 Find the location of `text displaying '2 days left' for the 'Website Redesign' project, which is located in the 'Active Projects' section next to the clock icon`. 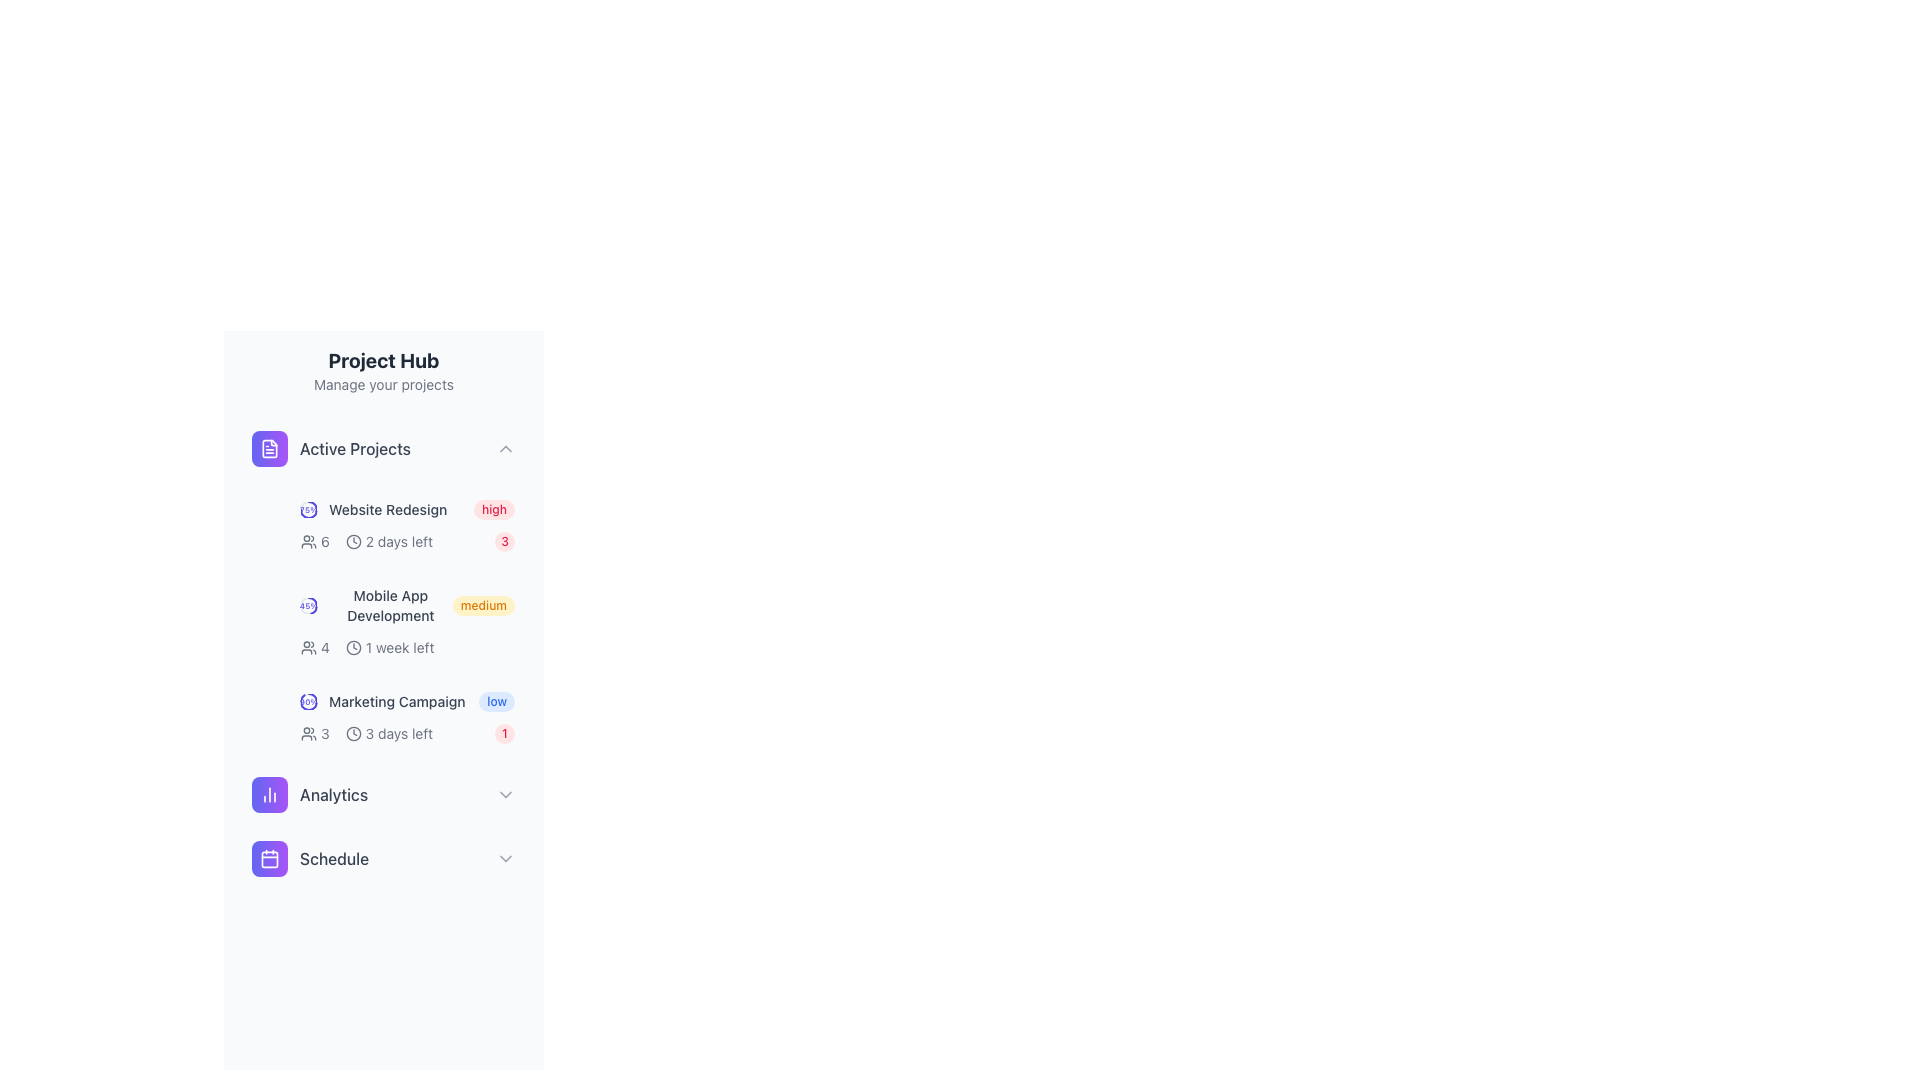

text displaying '2 days left' for the 'Website Redesign' project, which is located in the 'Active Projects' section next to the clock icon is located at coordinates (366, 542).